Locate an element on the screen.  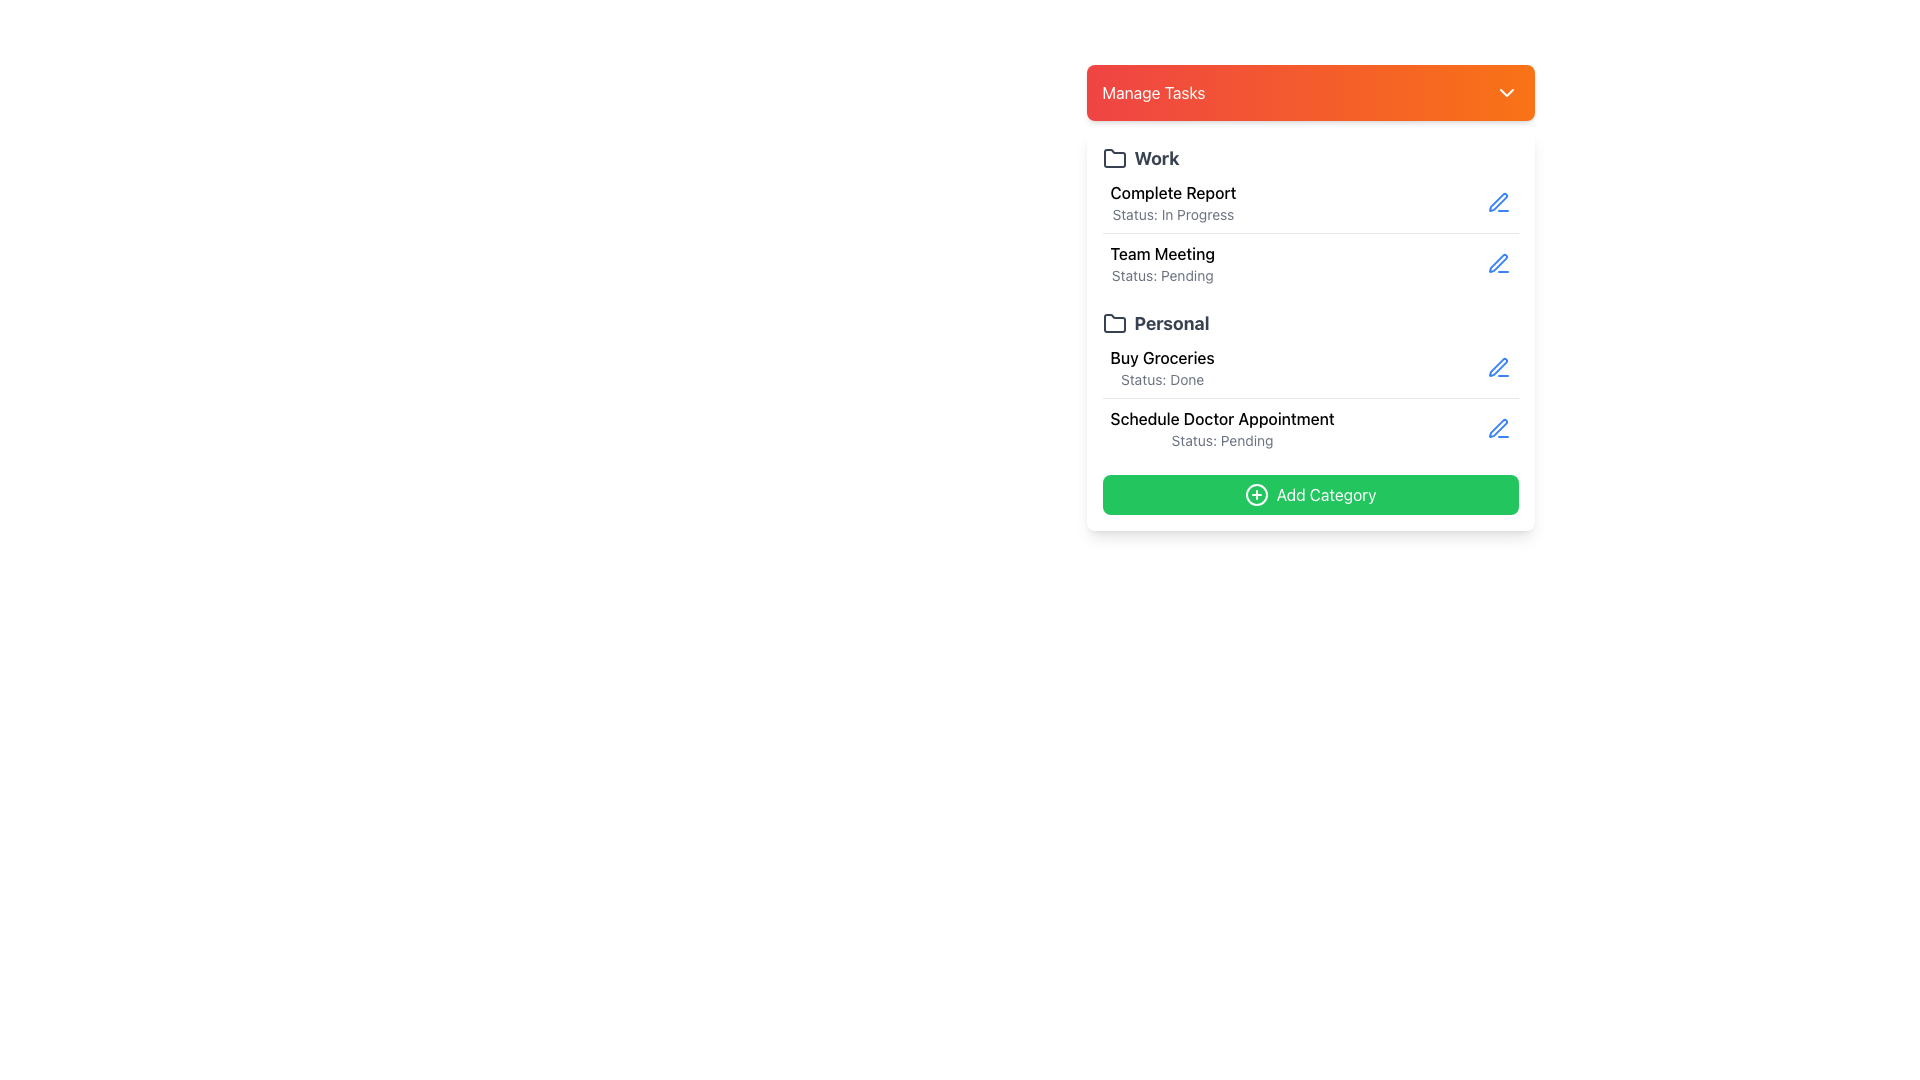
the static text label that reads 'Status: Pending', located below the title 'Team Meeting' in the 'Work' section of the 'Manage Tasks' list is located at coordinates (1162, 276).